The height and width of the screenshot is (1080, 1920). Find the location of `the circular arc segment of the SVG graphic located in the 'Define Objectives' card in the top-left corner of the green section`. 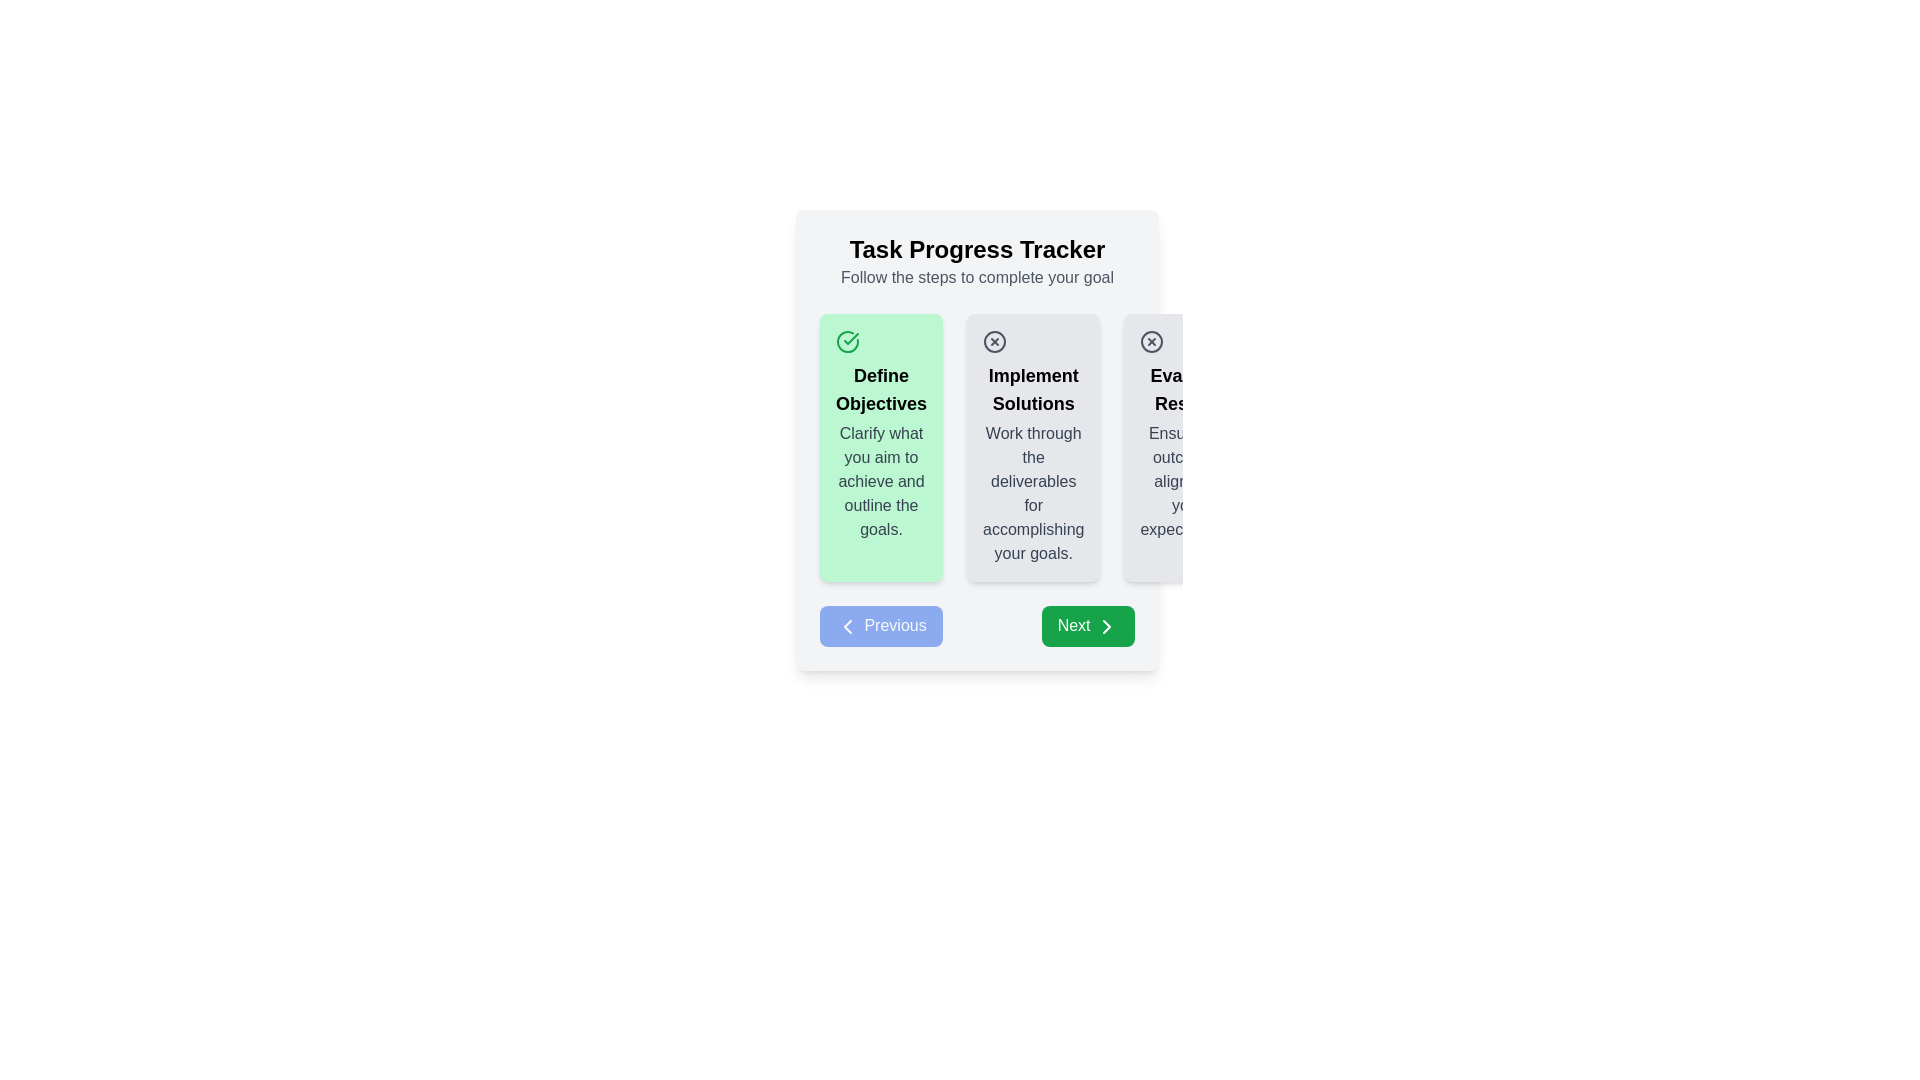

the circular arc segment of the SVG graphic located in the 'Define Objectives' card in the top-left corner of the green section is located at coordinates (848, 341).